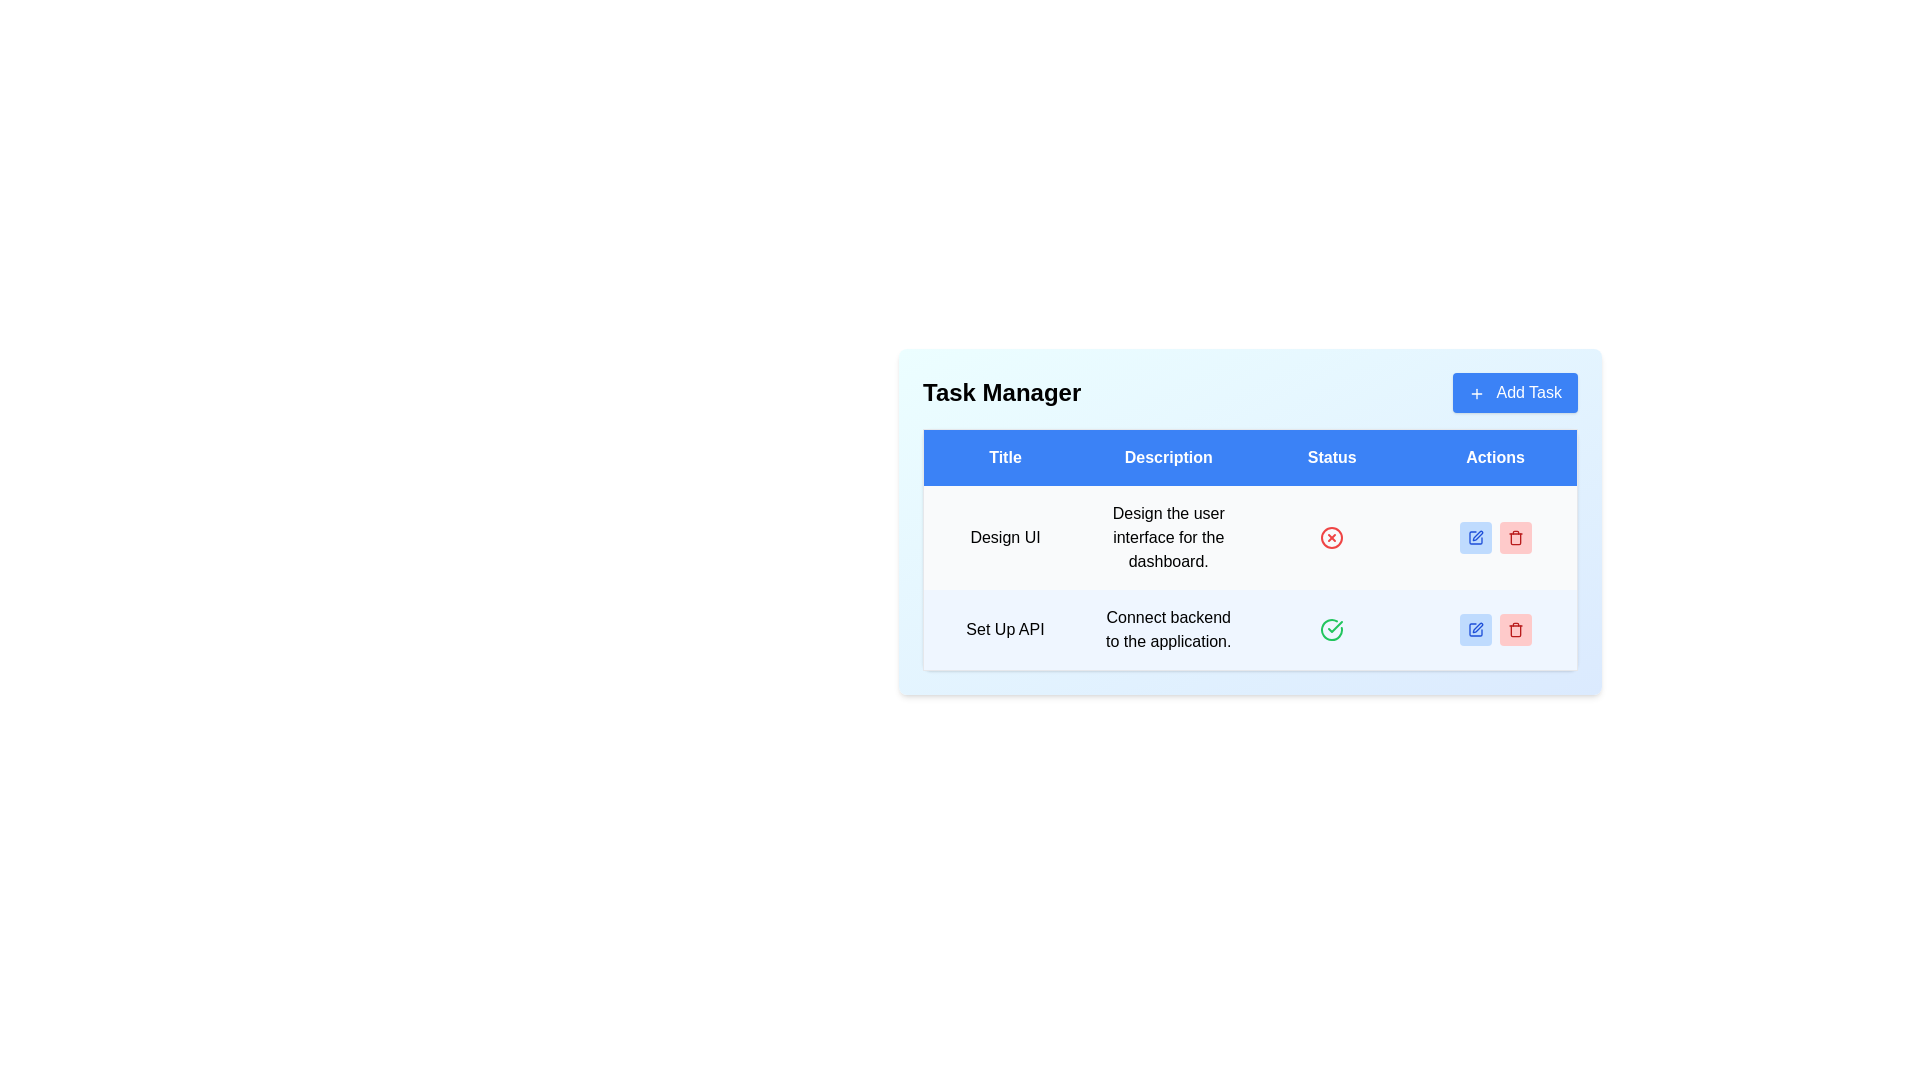 This screenshot has width=1920, height=1080. What do you see at coordinates (1476, 393) in the screenshot?
I see `the 'plus' icon, which is a modern light blue icon positioned to the left of the 'Add Task' text on a button in the top-right corner of the application panel` at bounding box center [1476, 393].